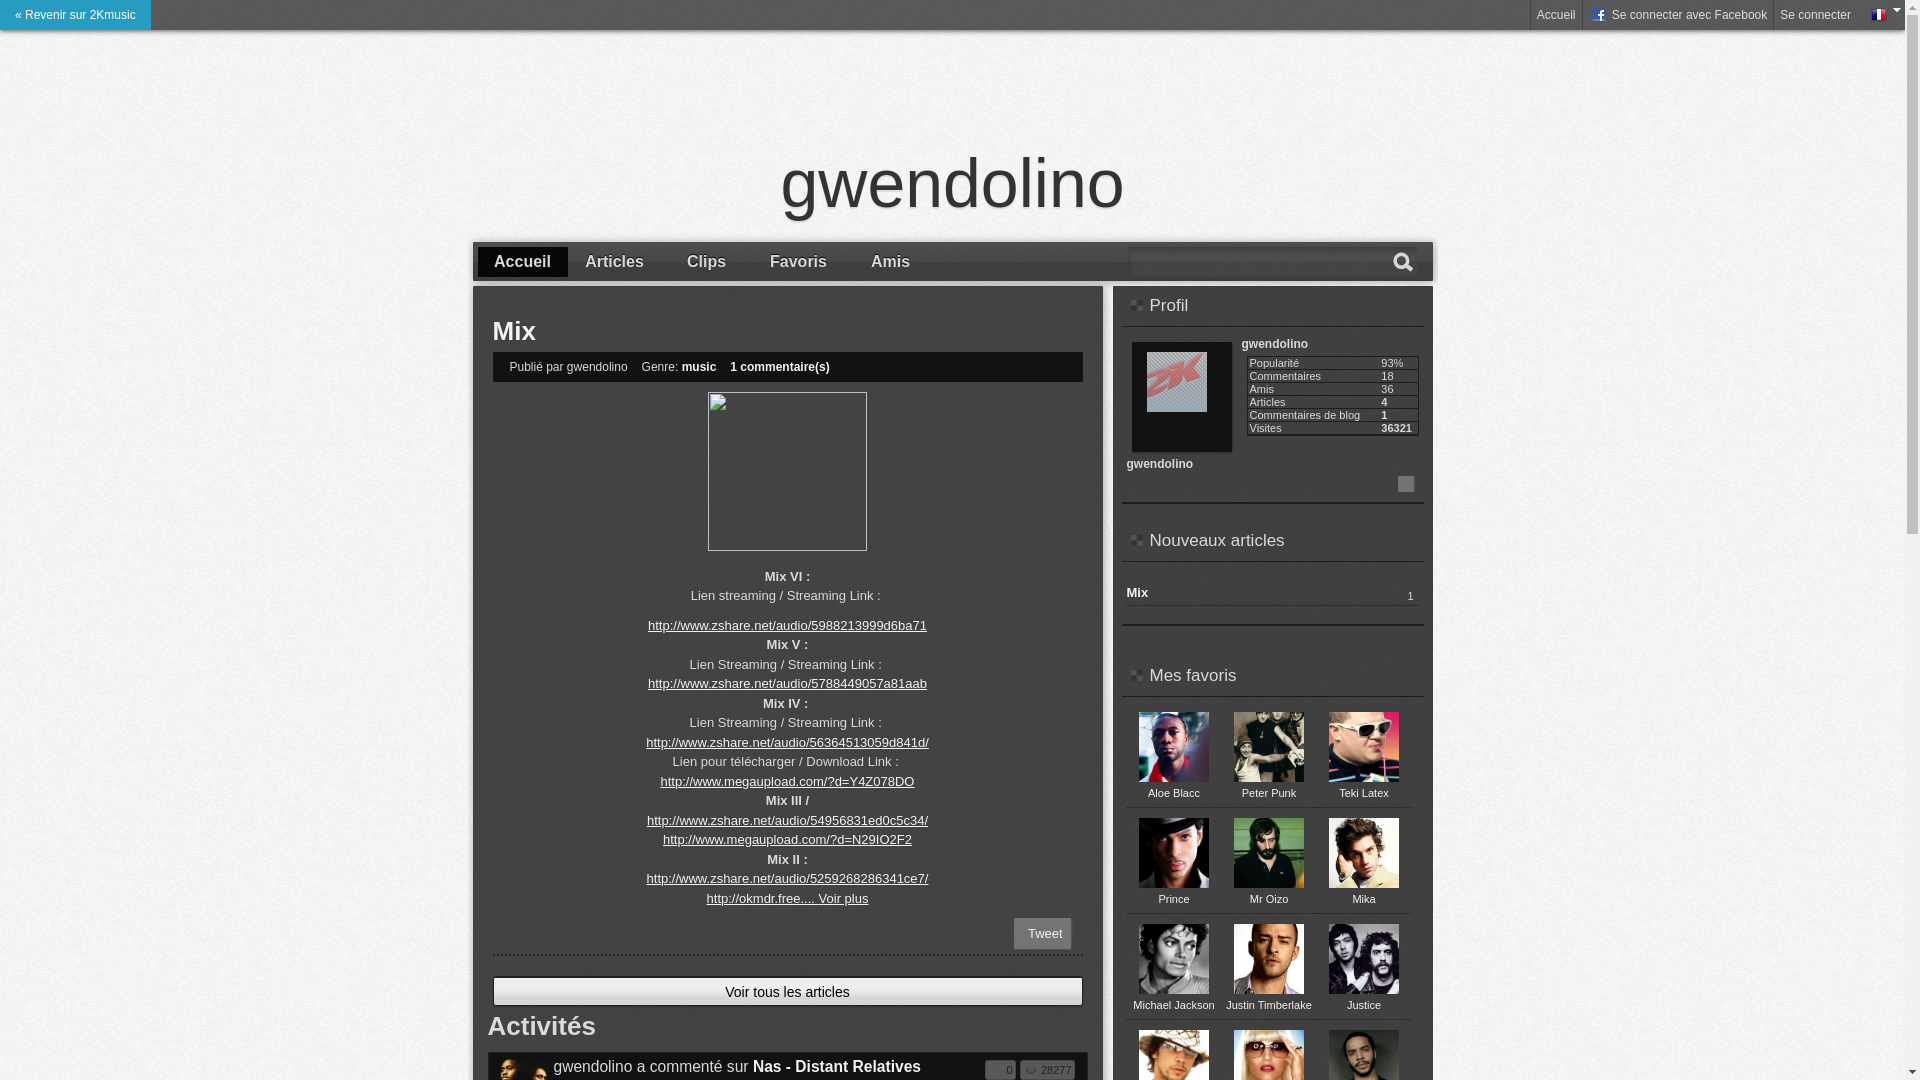  Describe the element at coordinates (890, 261) in the screenshot. I see `'Amis'` at that location.